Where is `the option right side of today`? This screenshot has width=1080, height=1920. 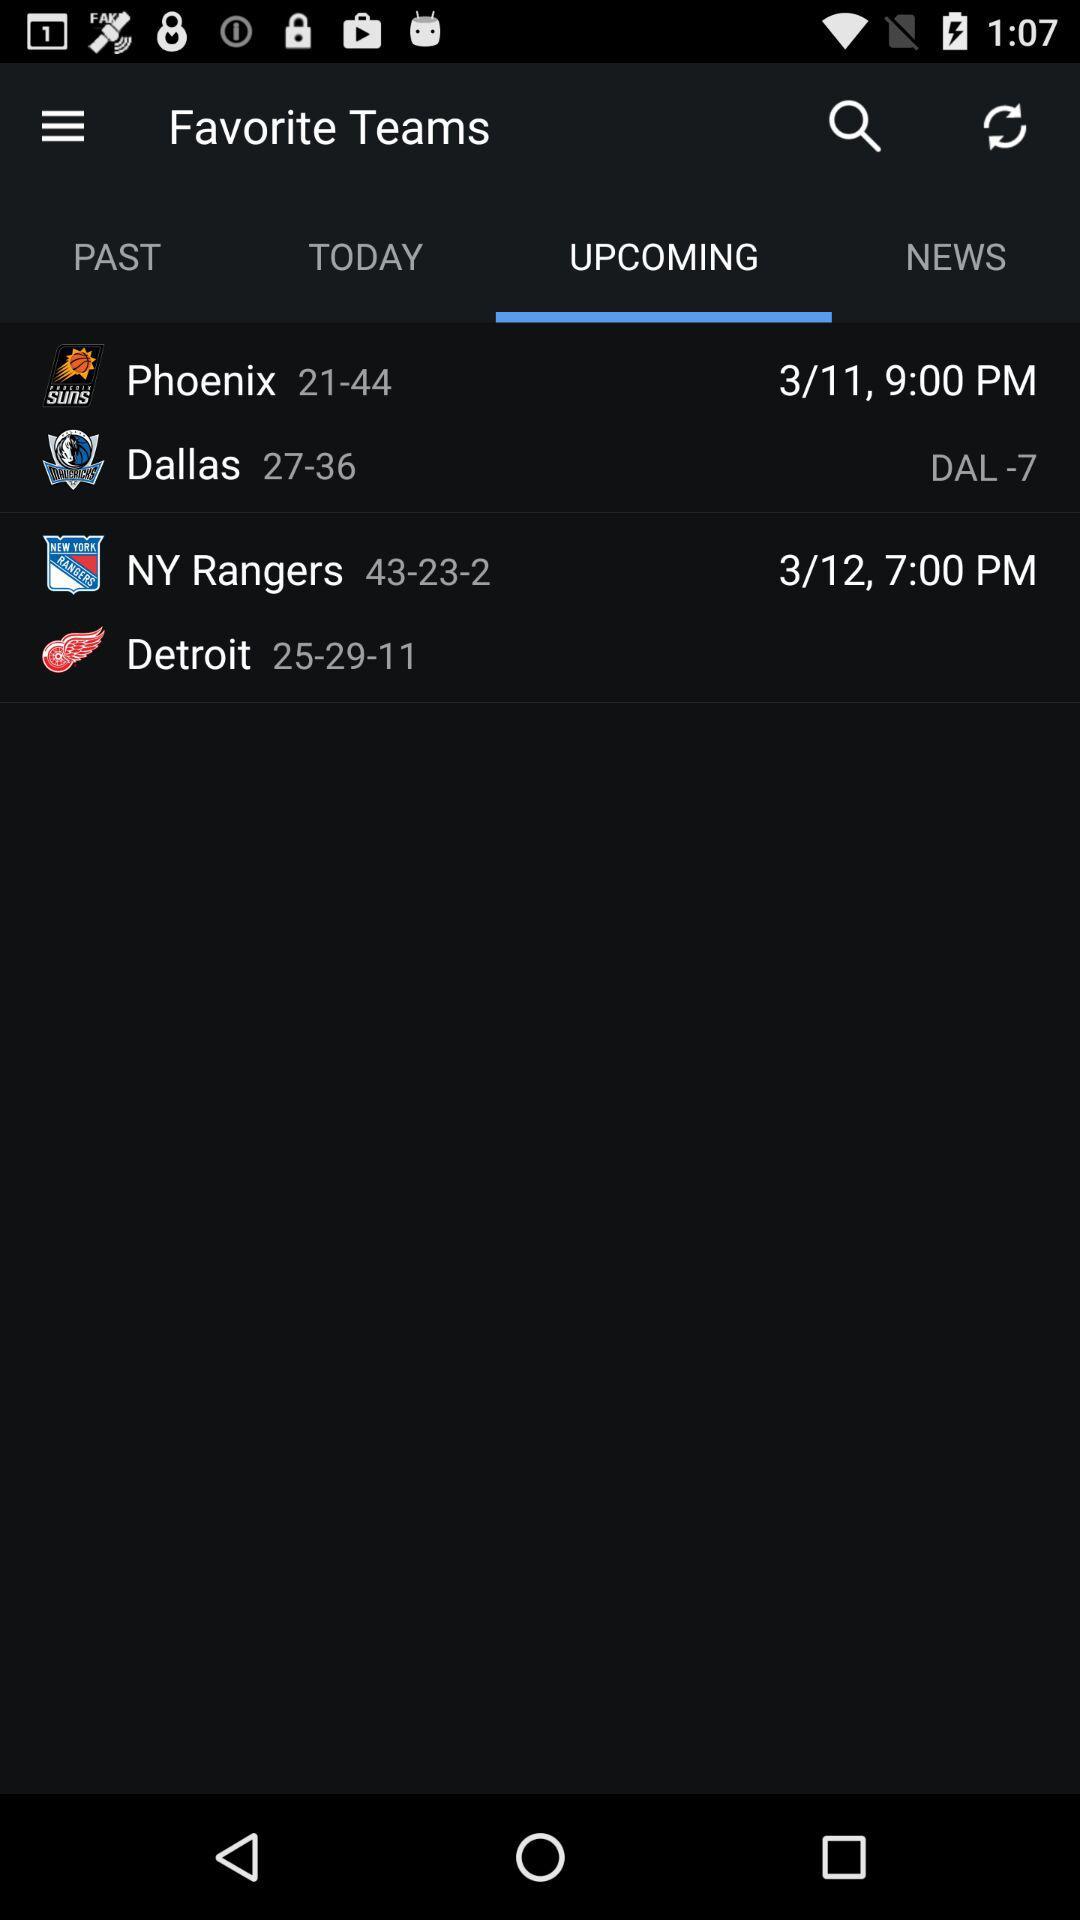
the option right side of today is located at coordinates (663, 254).